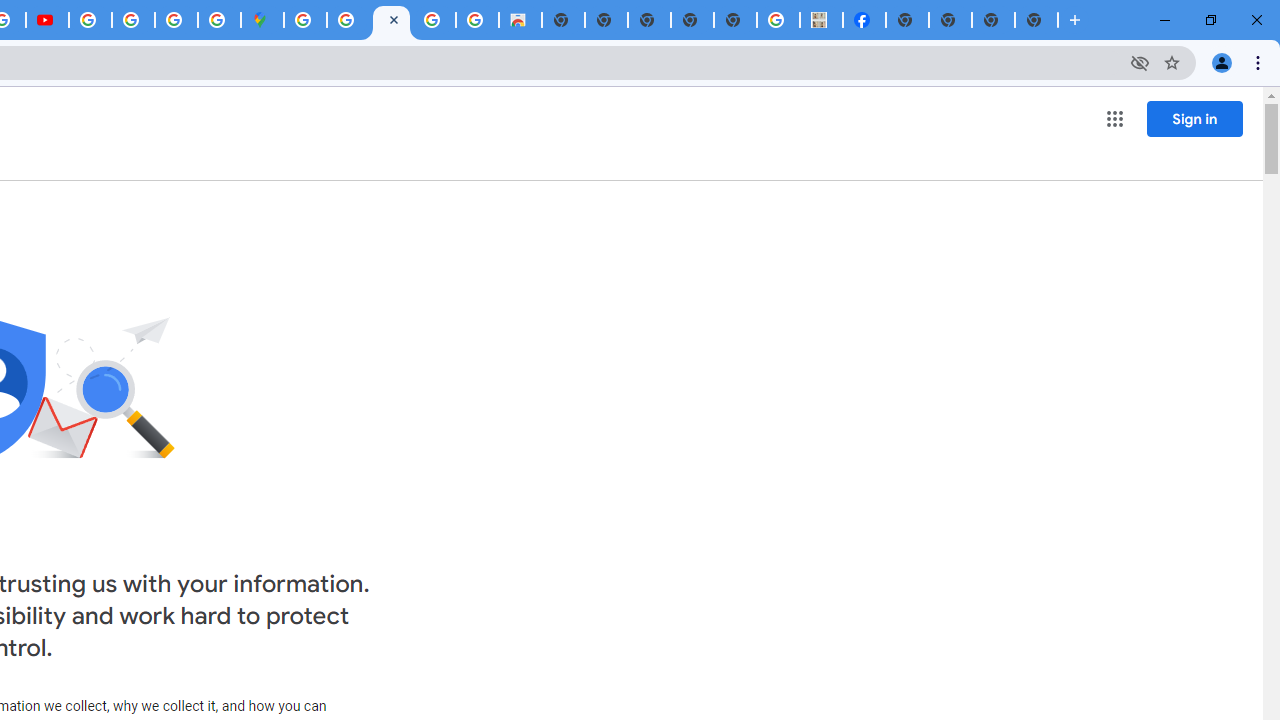 This screenshot has height=720, width=1280. I want to click on 'Subscriptions - YouTube', so click(47, 20).